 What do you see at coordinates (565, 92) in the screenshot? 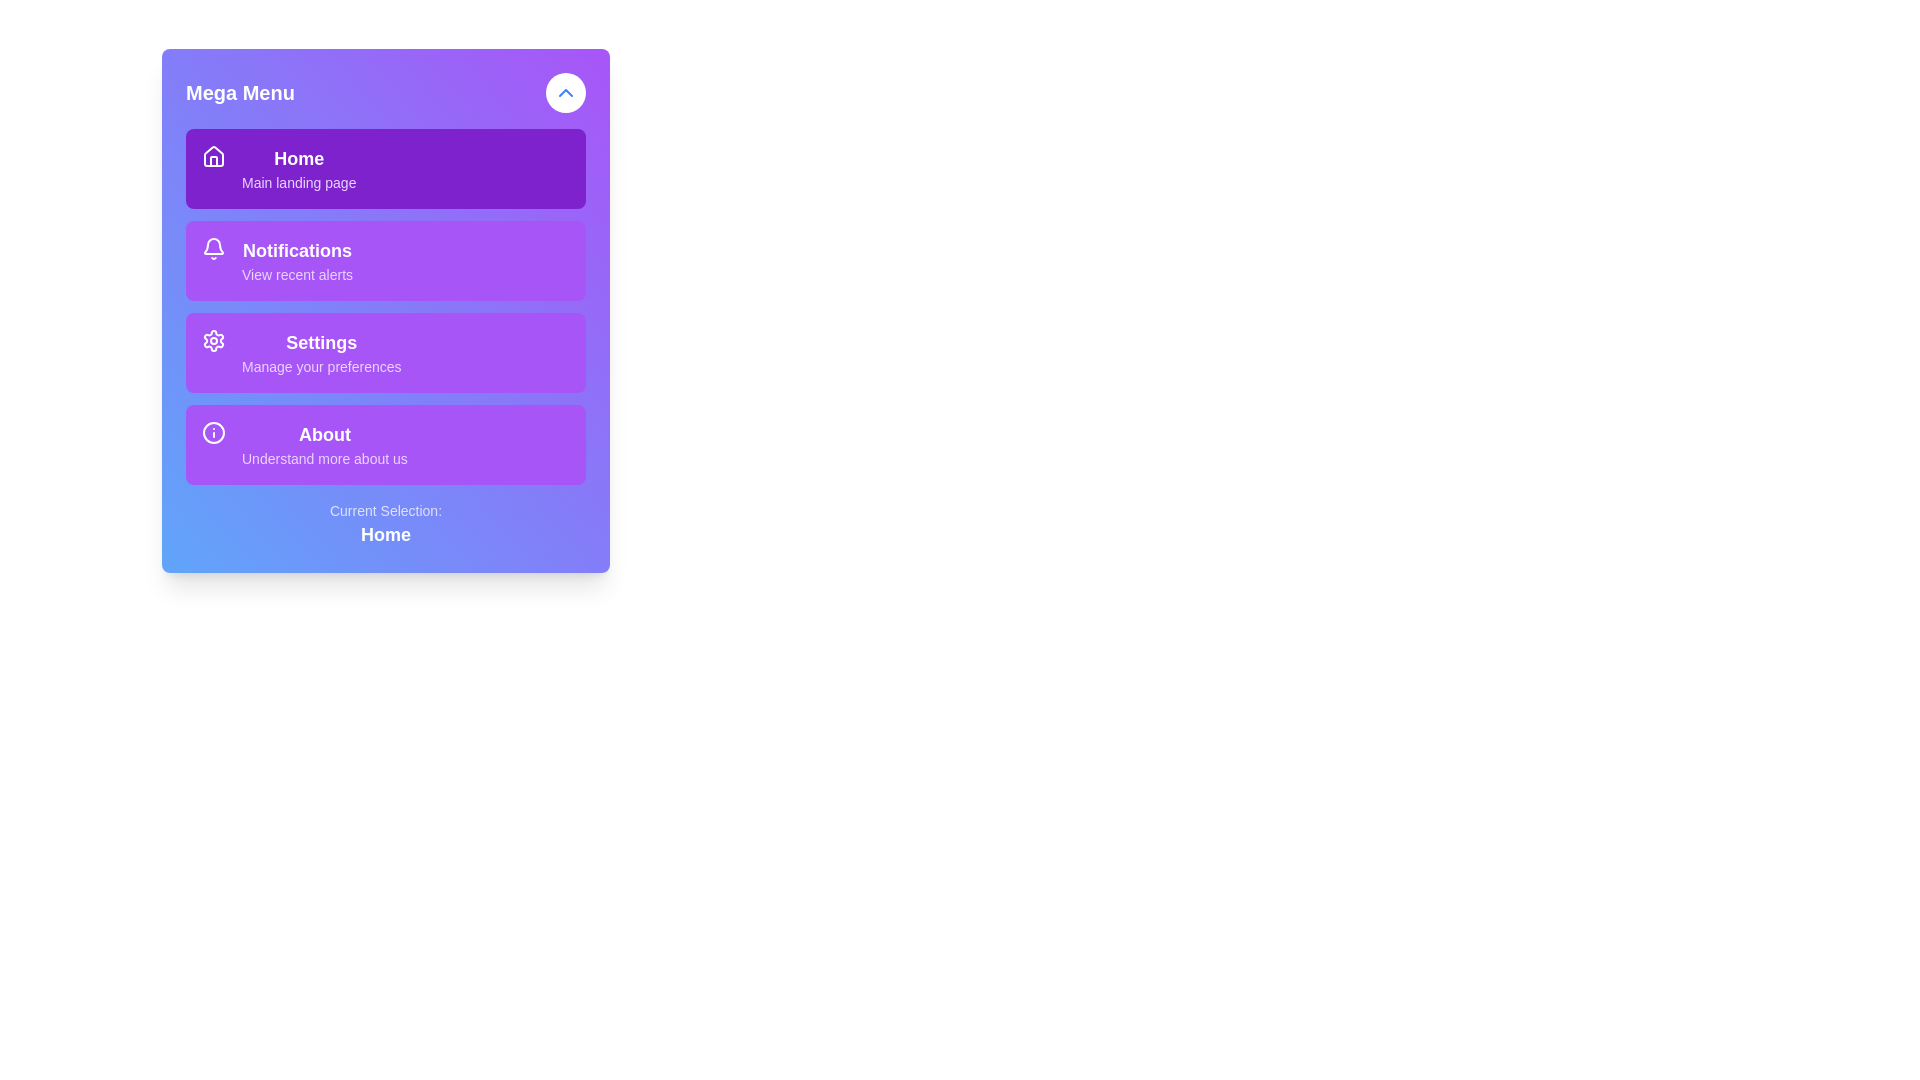
I see `the upward-pointing chevron icon within the blue outlined circular button in the Mega Menu` at bounding box center [565, 92].